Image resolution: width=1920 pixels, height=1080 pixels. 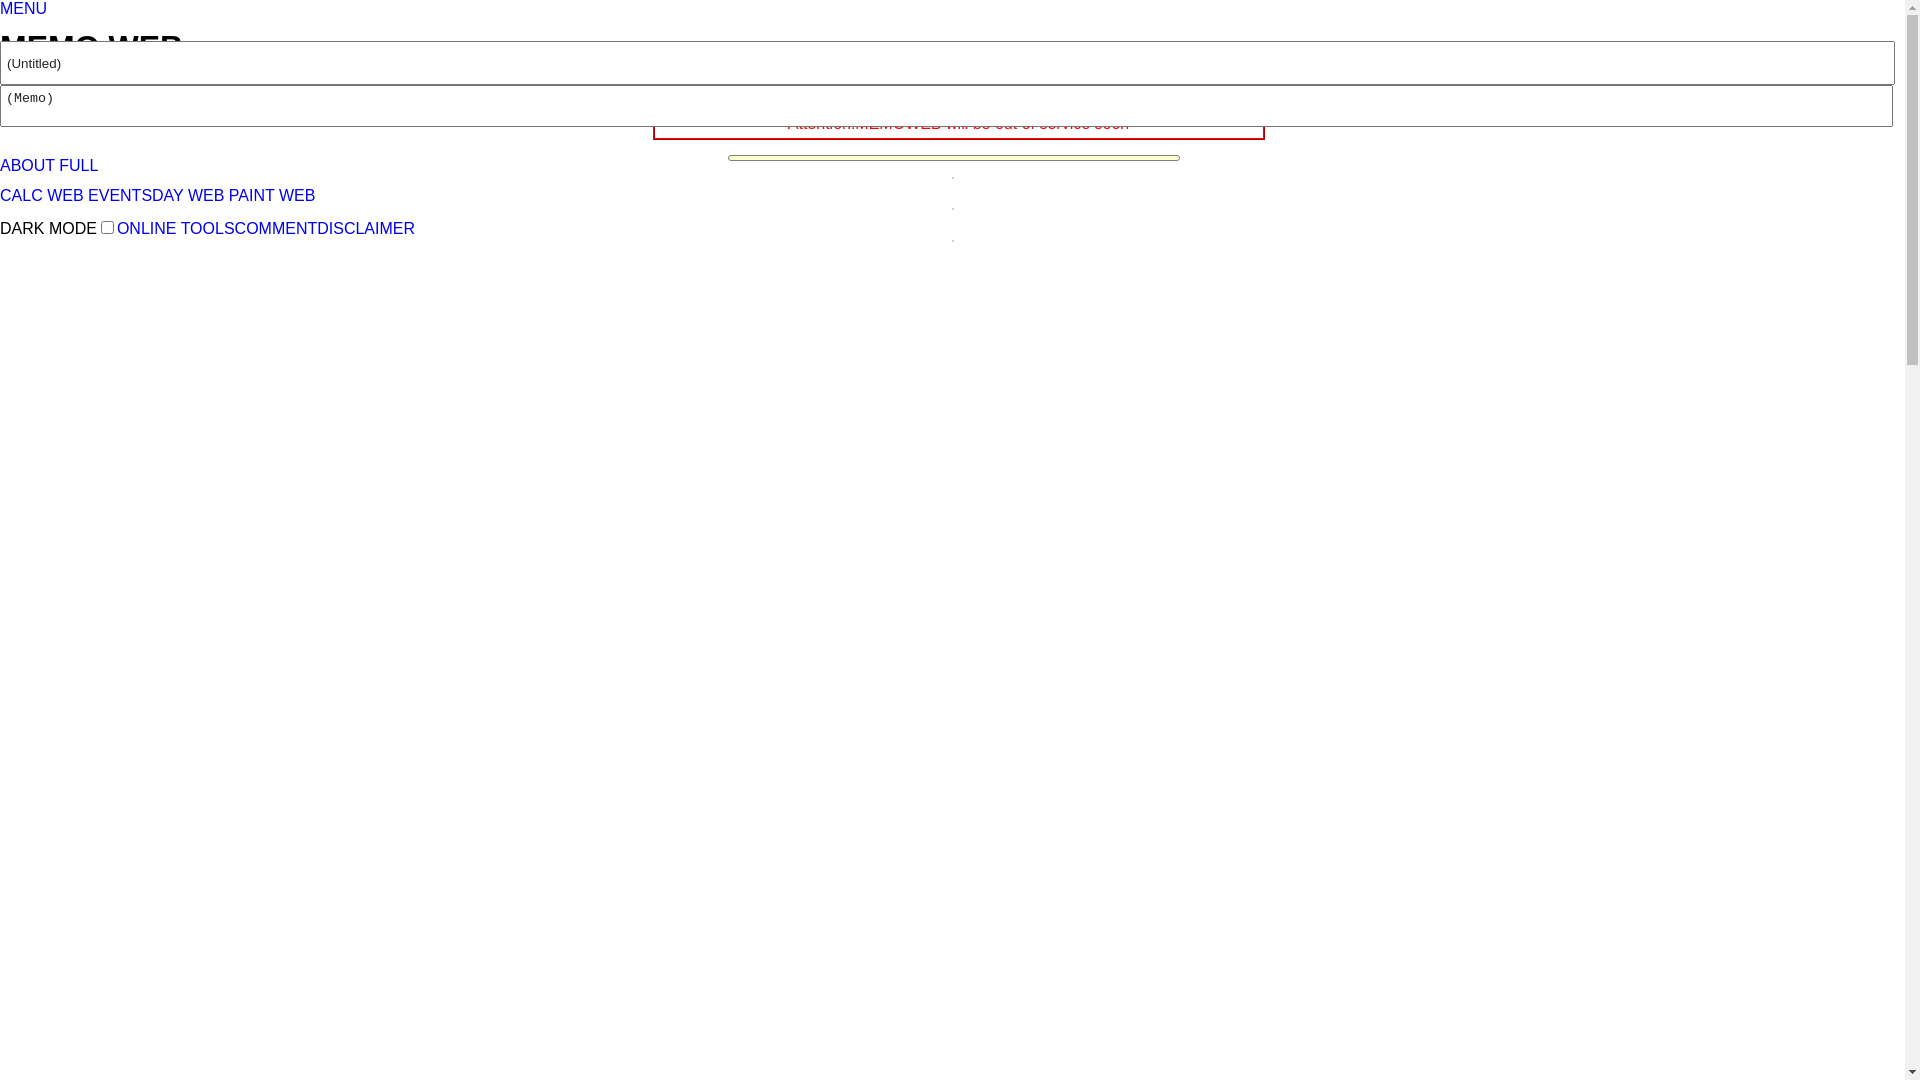 What do you see at coordinates (78, 164) in the screenshot?
I see `'FULL'` at bounding box center [78, 164].